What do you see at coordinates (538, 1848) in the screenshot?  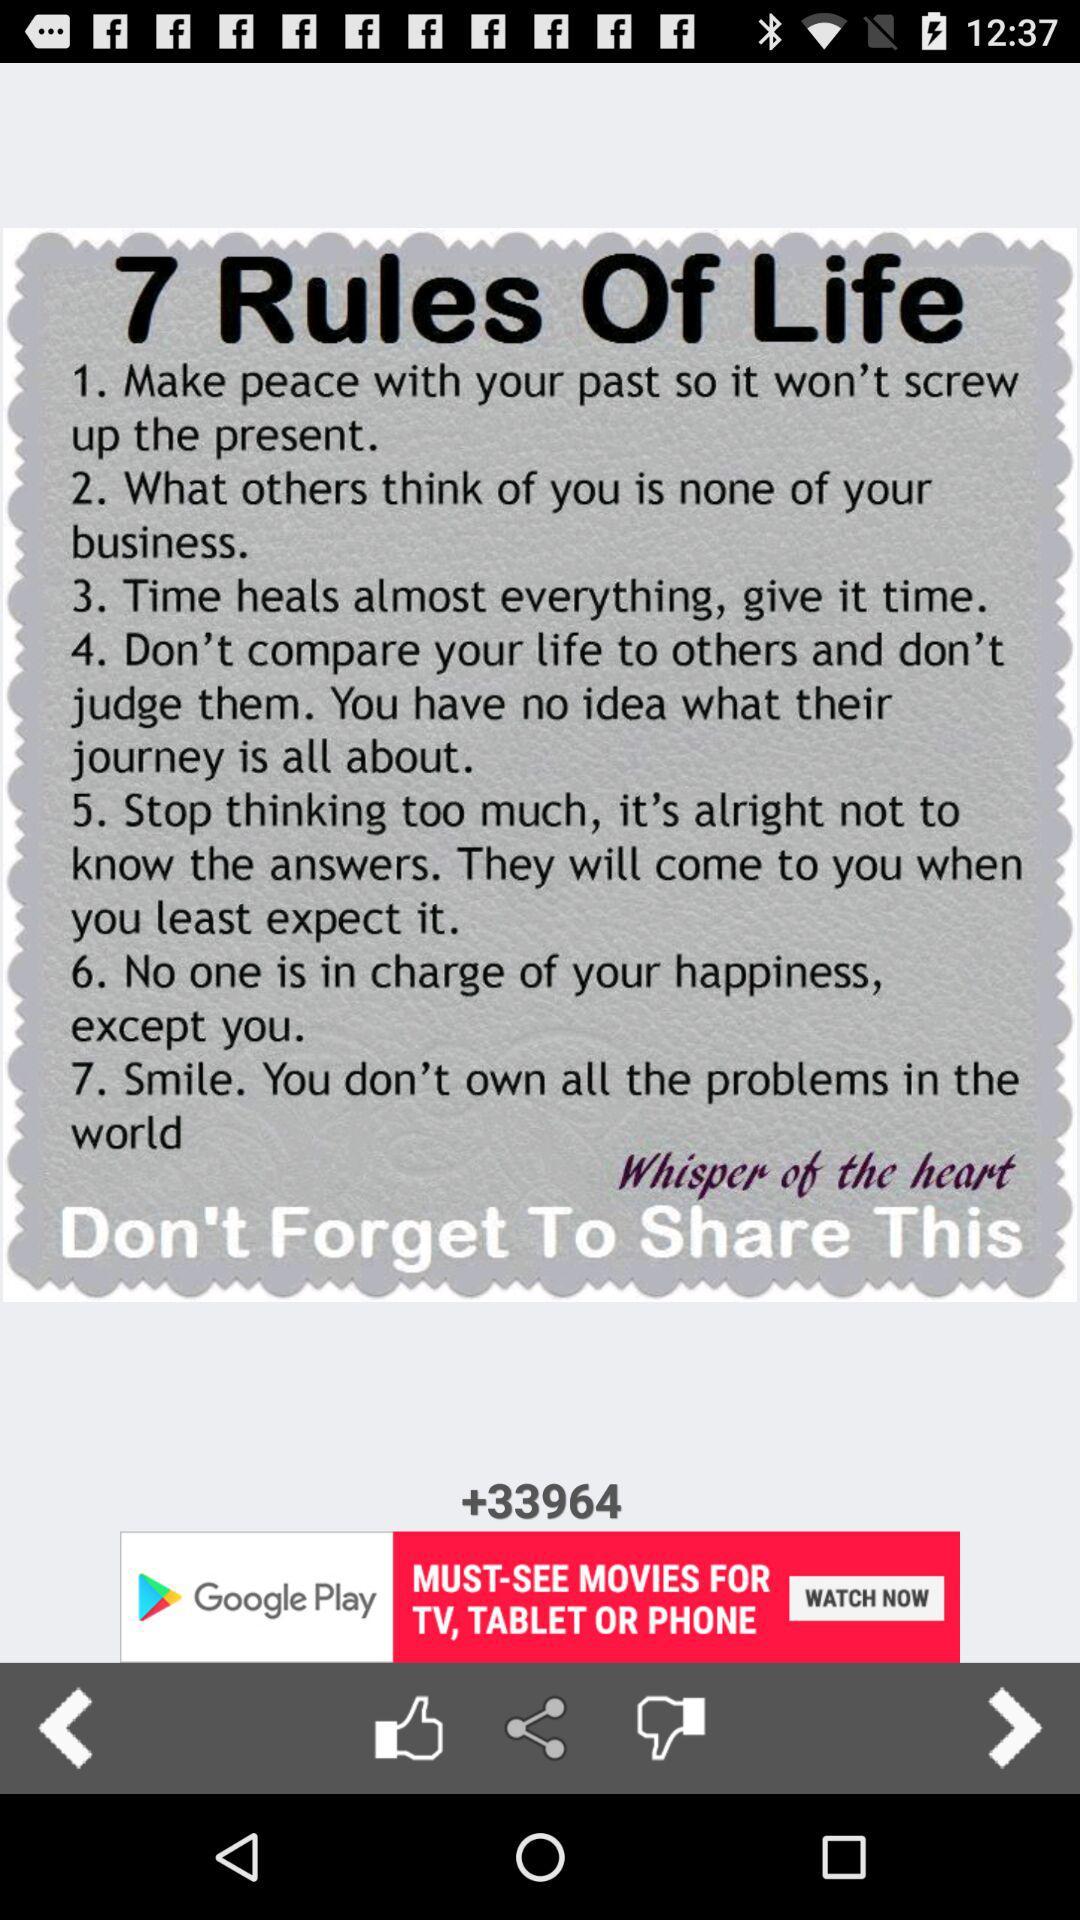 I see `the share icon` at bounding box center [538, 1848].